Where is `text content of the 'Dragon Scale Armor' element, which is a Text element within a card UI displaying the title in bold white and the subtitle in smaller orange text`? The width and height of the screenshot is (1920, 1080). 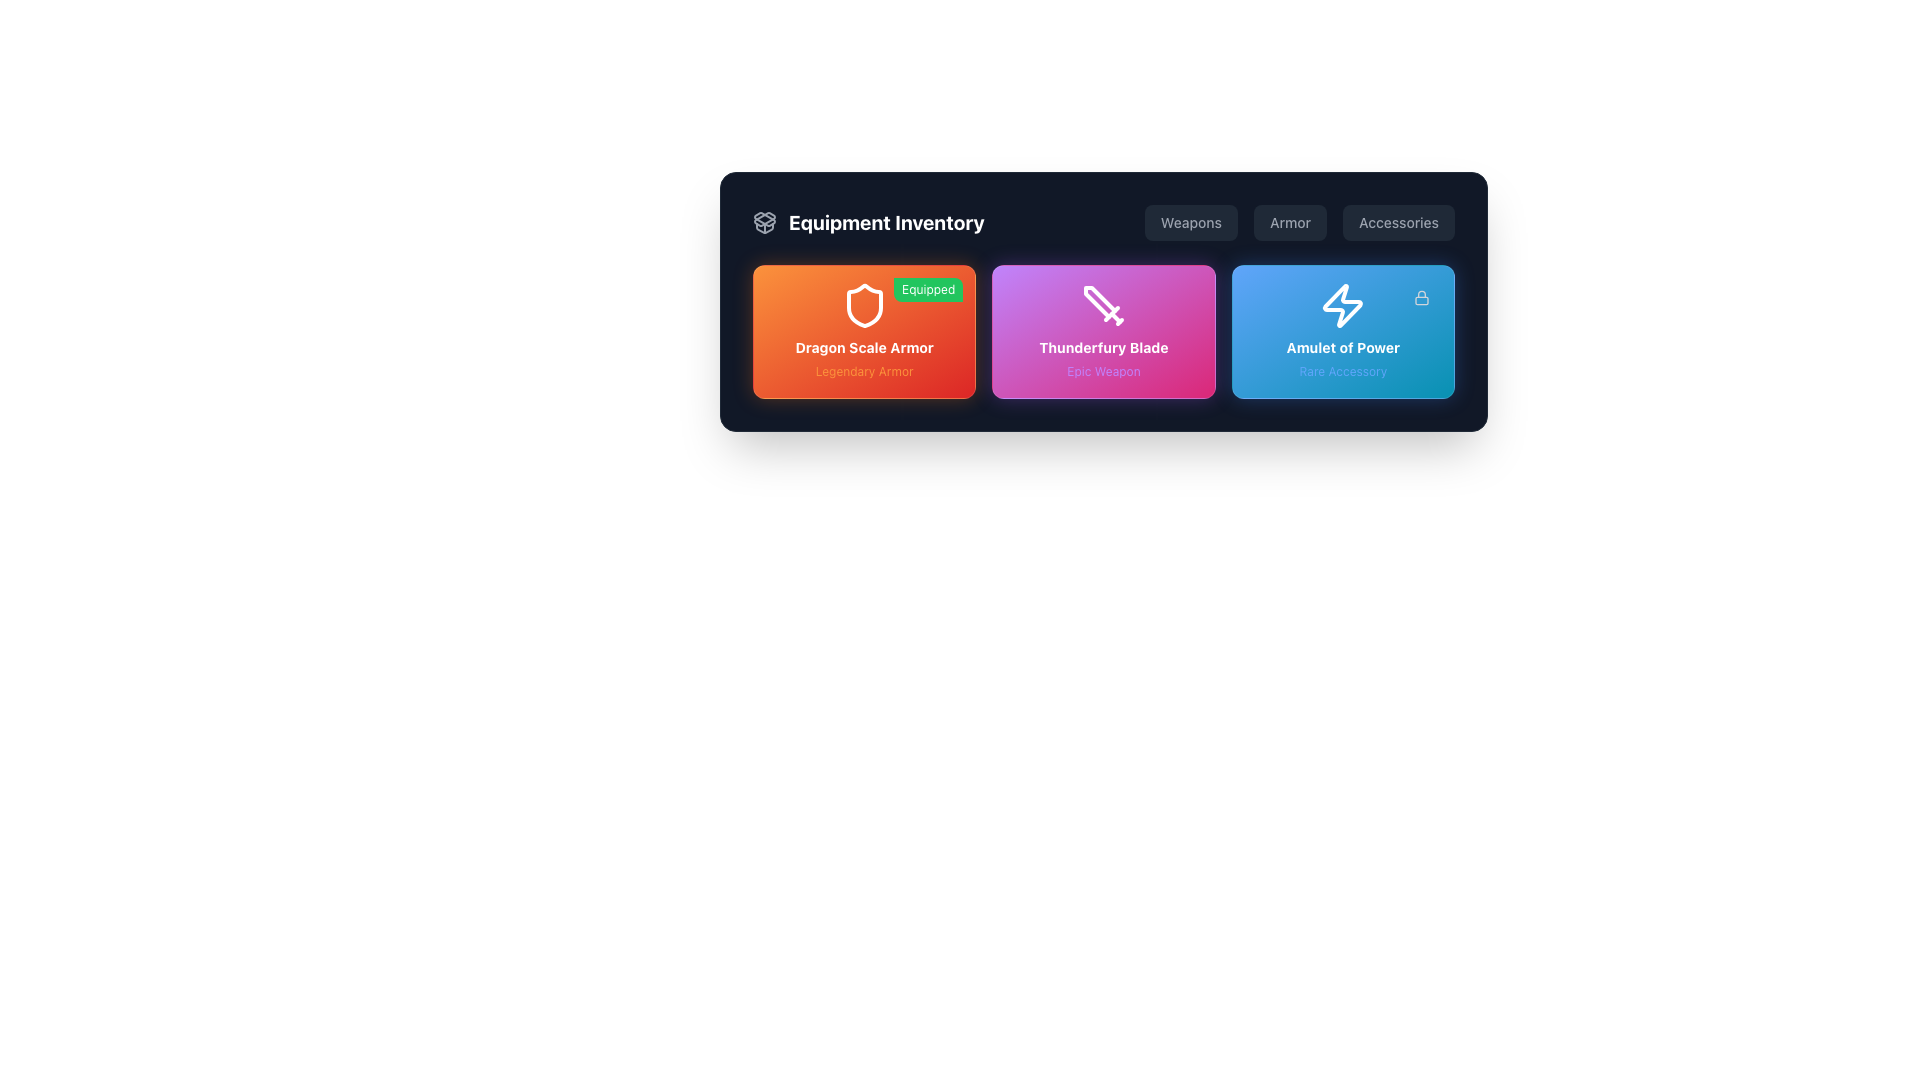
text content of the 'Dragon Scale Armor' element, which is a Text element within a card UI displaying the title in bold white and the subtitle in smaller orange text is located at coordinates (864, 358).